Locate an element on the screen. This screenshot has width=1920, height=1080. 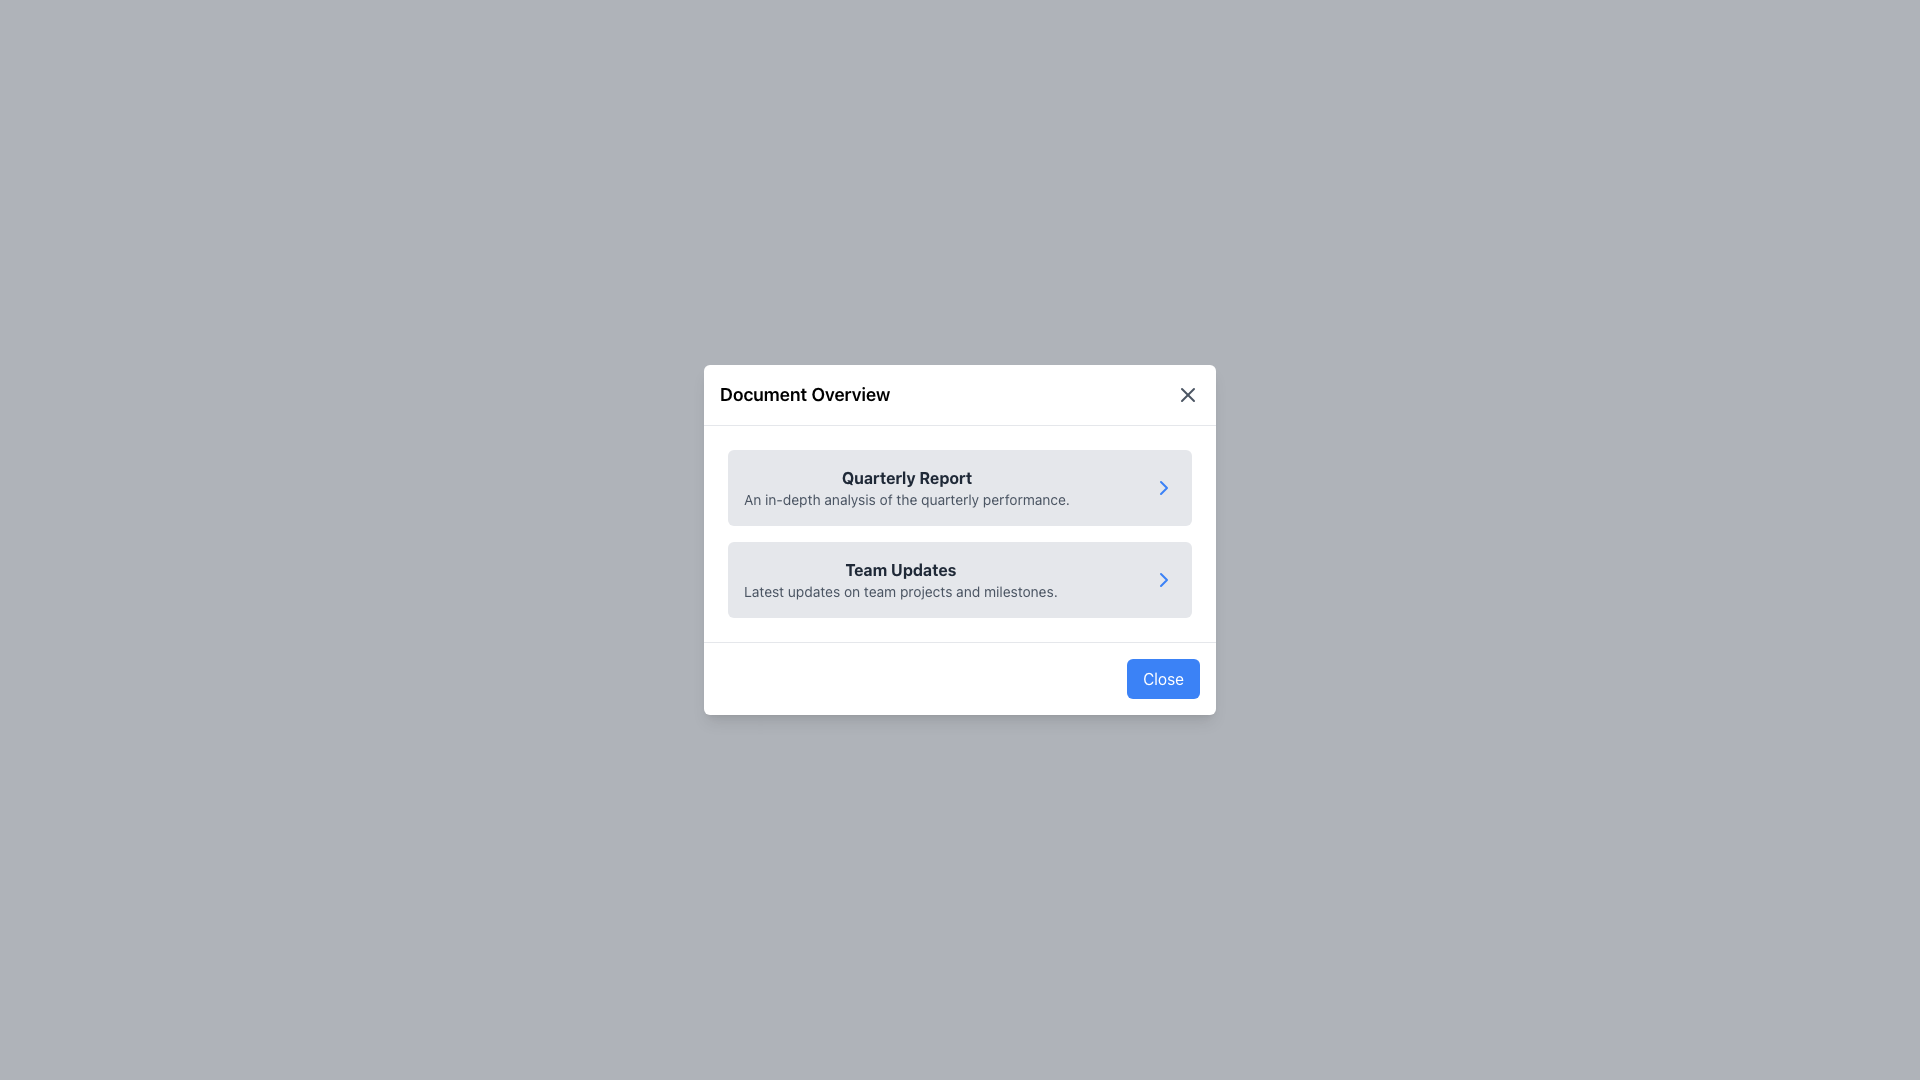
the stylized 'X' icon located in the top-right corner of the modal is located at coordinates (1188, 394).